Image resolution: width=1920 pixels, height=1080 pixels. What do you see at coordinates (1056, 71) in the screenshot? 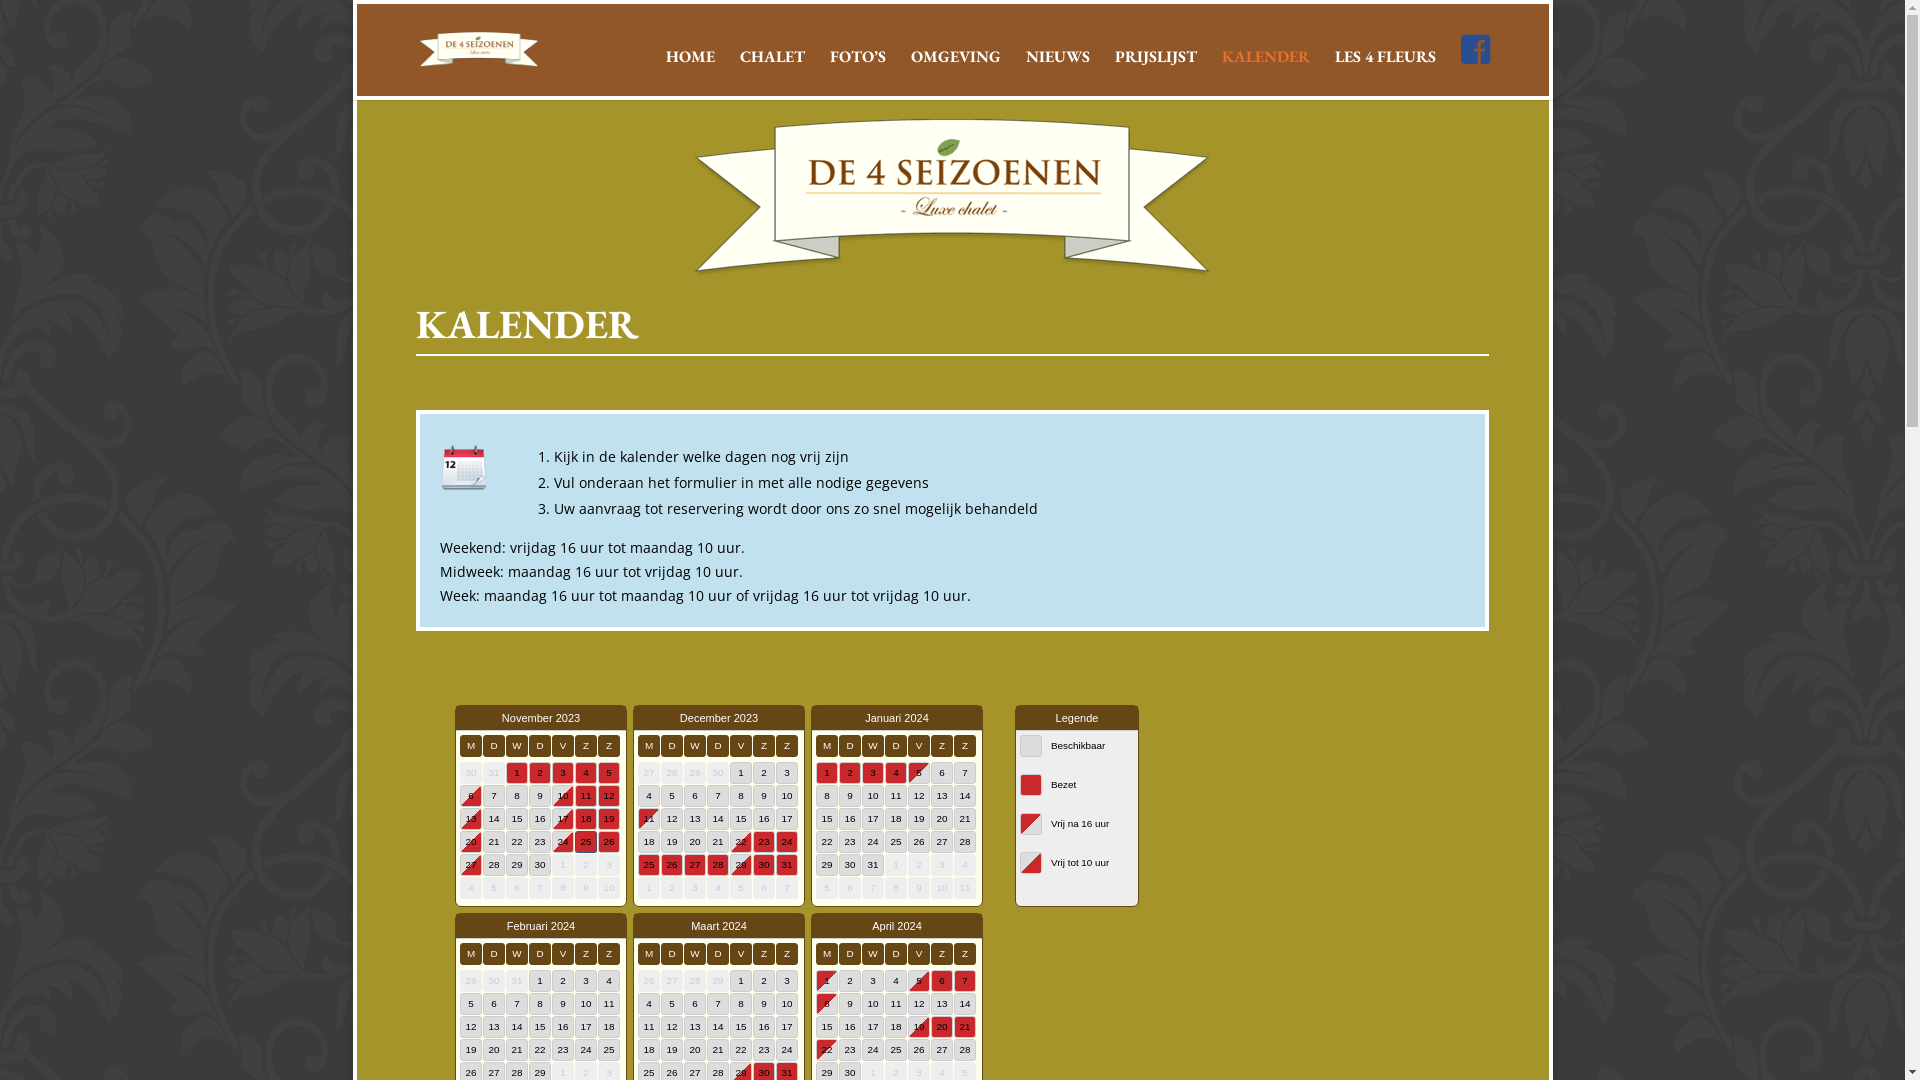
I see `'NIEUWS'` at bounding box center [1056, 71].